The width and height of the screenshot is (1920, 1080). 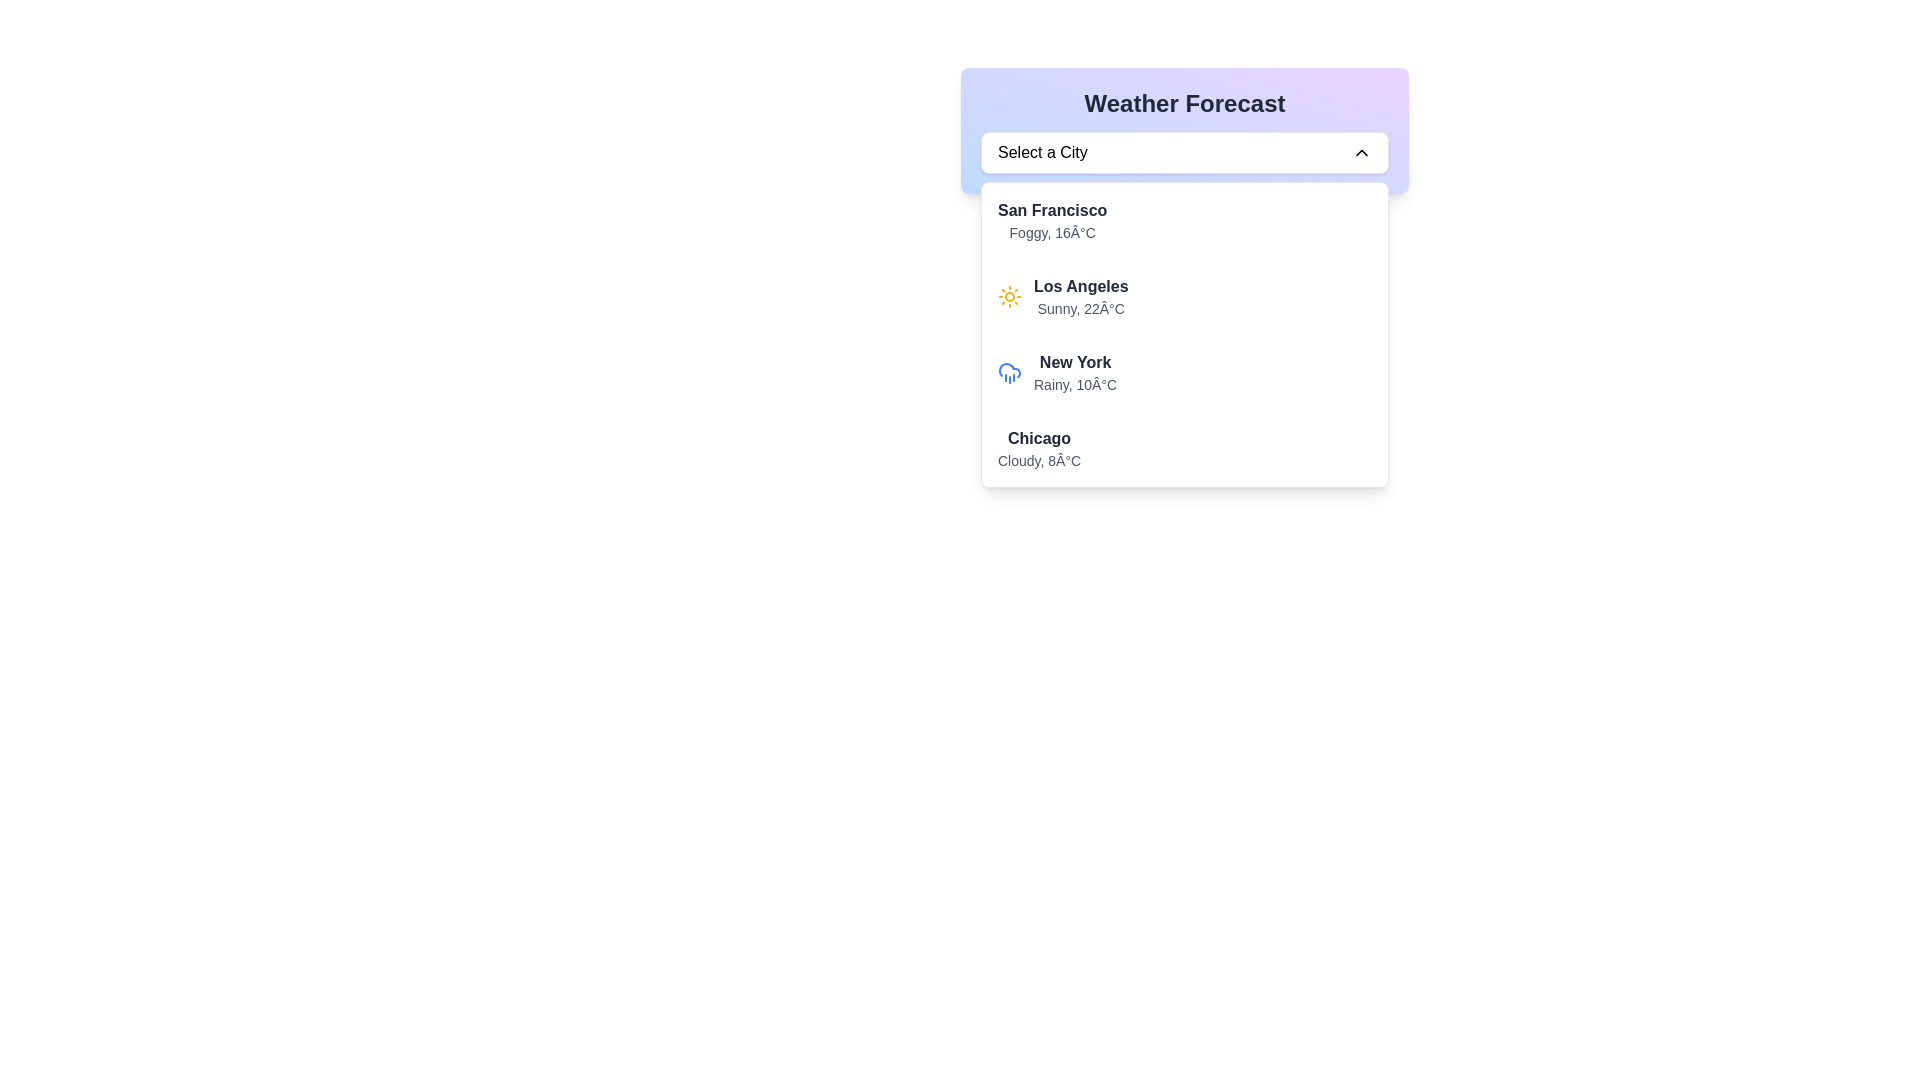 What do you see at coordinates (1039, 447) in the screenshot?
I see `the static informational label displaying weather details for Chicago, which shows 'Cloudy' and '8°C', located under the 'Select a City' dropdown list` at bounding box center [1039, 447].